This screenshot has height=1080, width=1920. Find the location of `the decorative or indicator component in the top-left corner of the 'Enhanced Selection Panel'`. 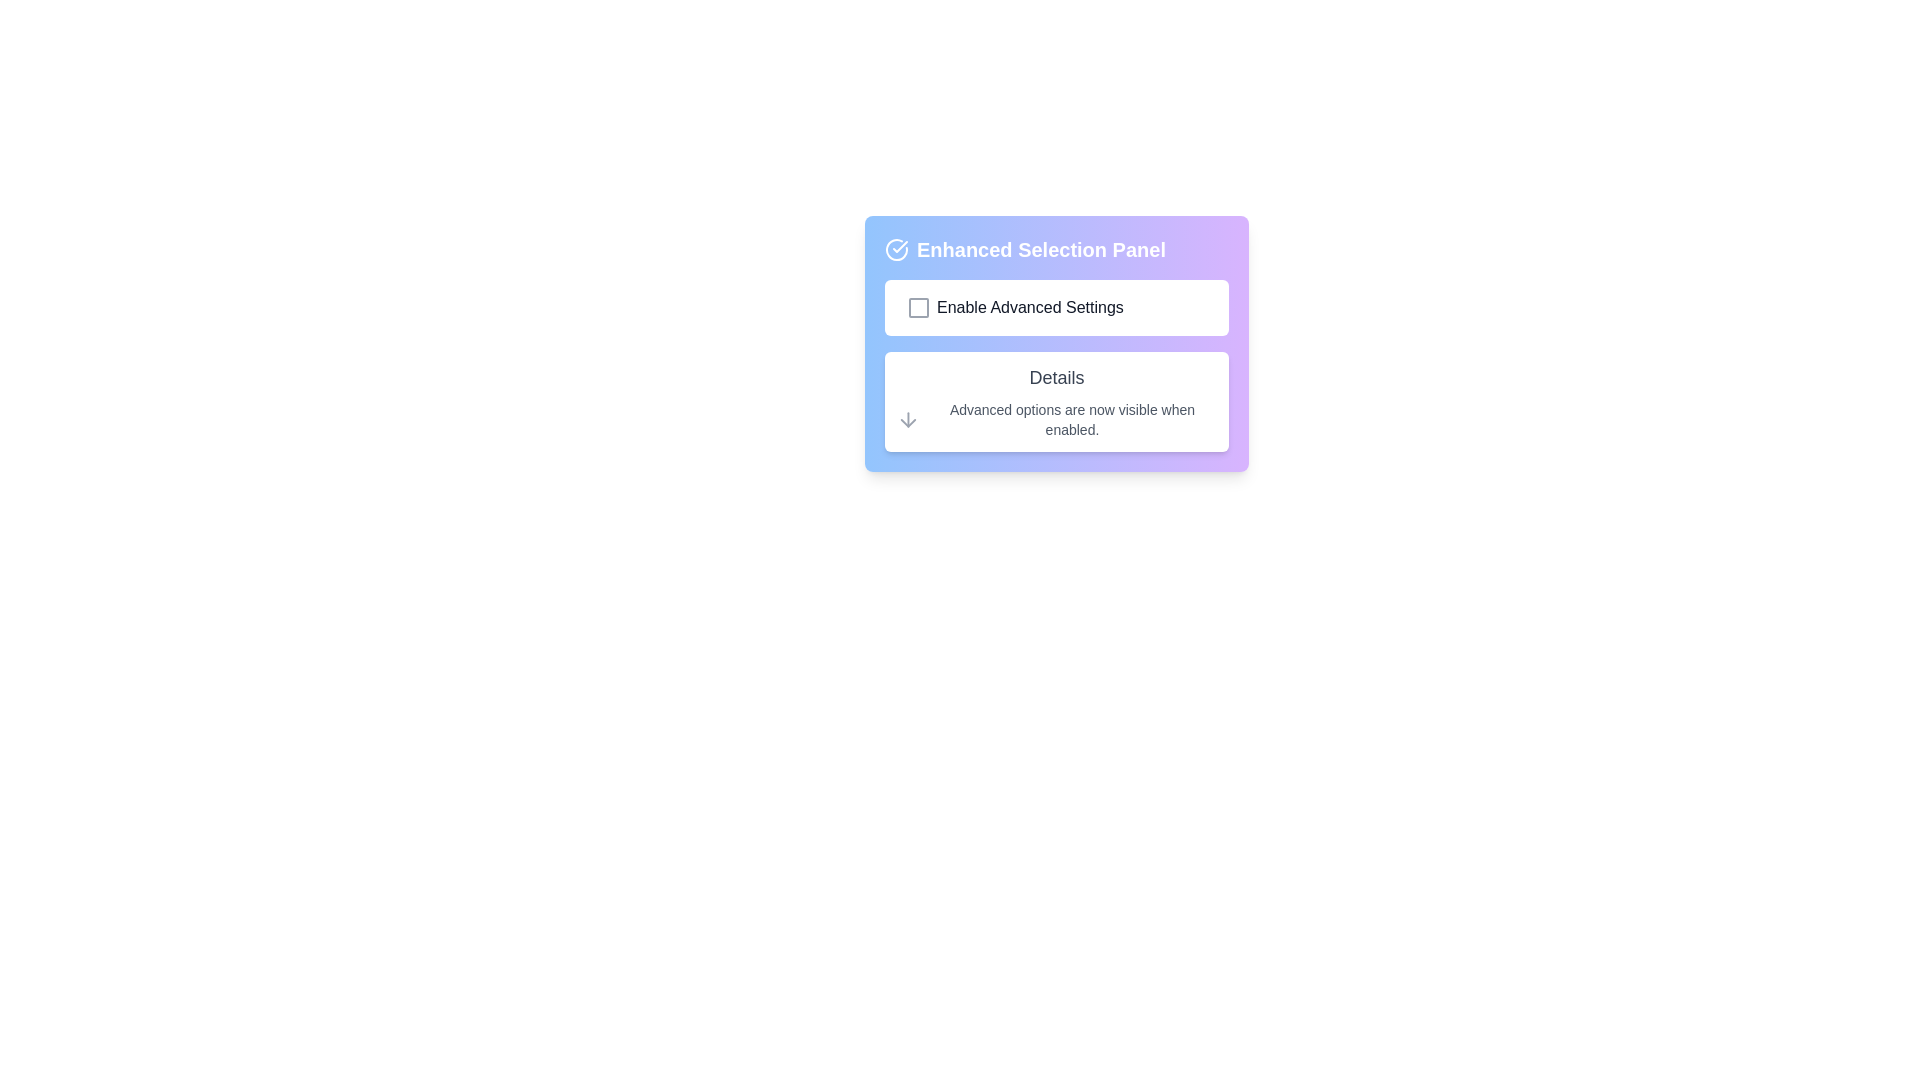

the decorative or indicator component in the top-left corner of the 'Enhanced Selection Panel' is located at coordinates (896, 249).